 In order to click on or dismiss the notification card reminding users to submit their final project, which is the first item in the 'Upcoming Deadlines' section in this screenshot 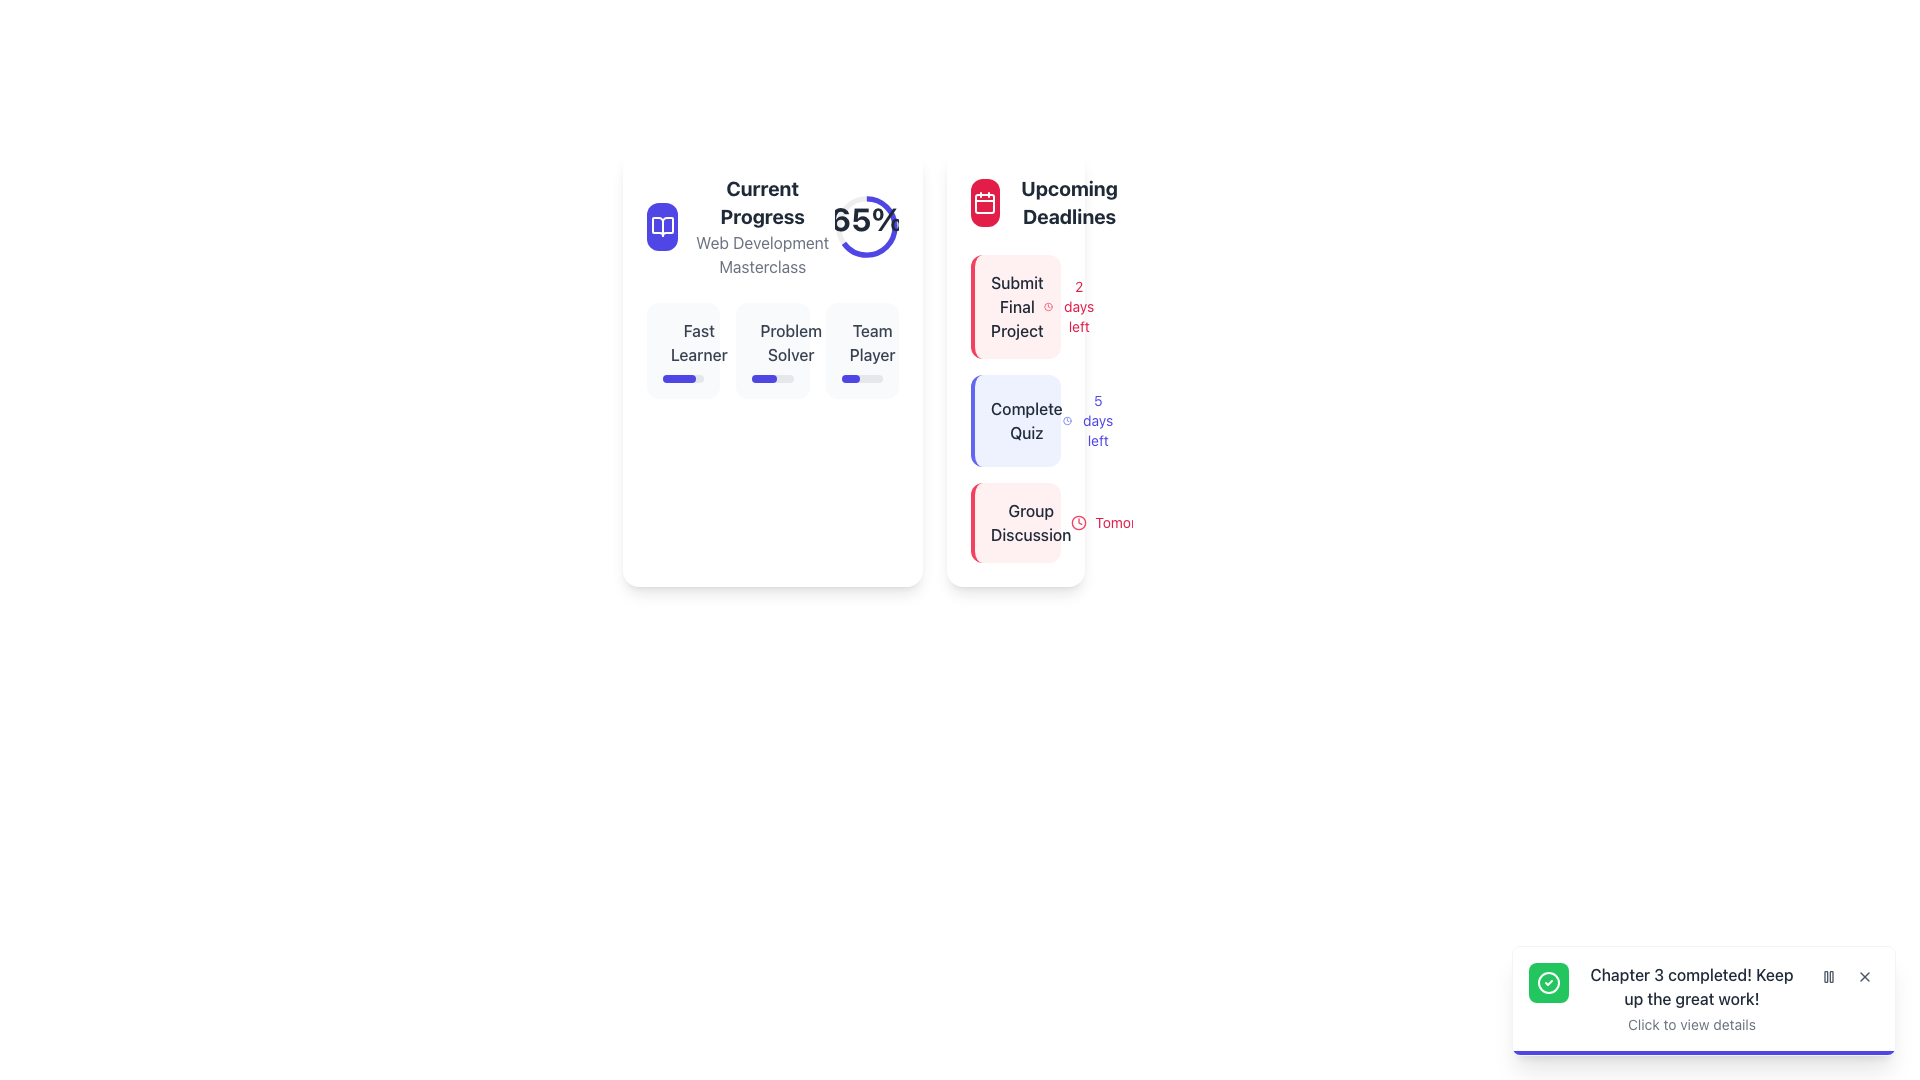, I will do `click(1016, 307)`.